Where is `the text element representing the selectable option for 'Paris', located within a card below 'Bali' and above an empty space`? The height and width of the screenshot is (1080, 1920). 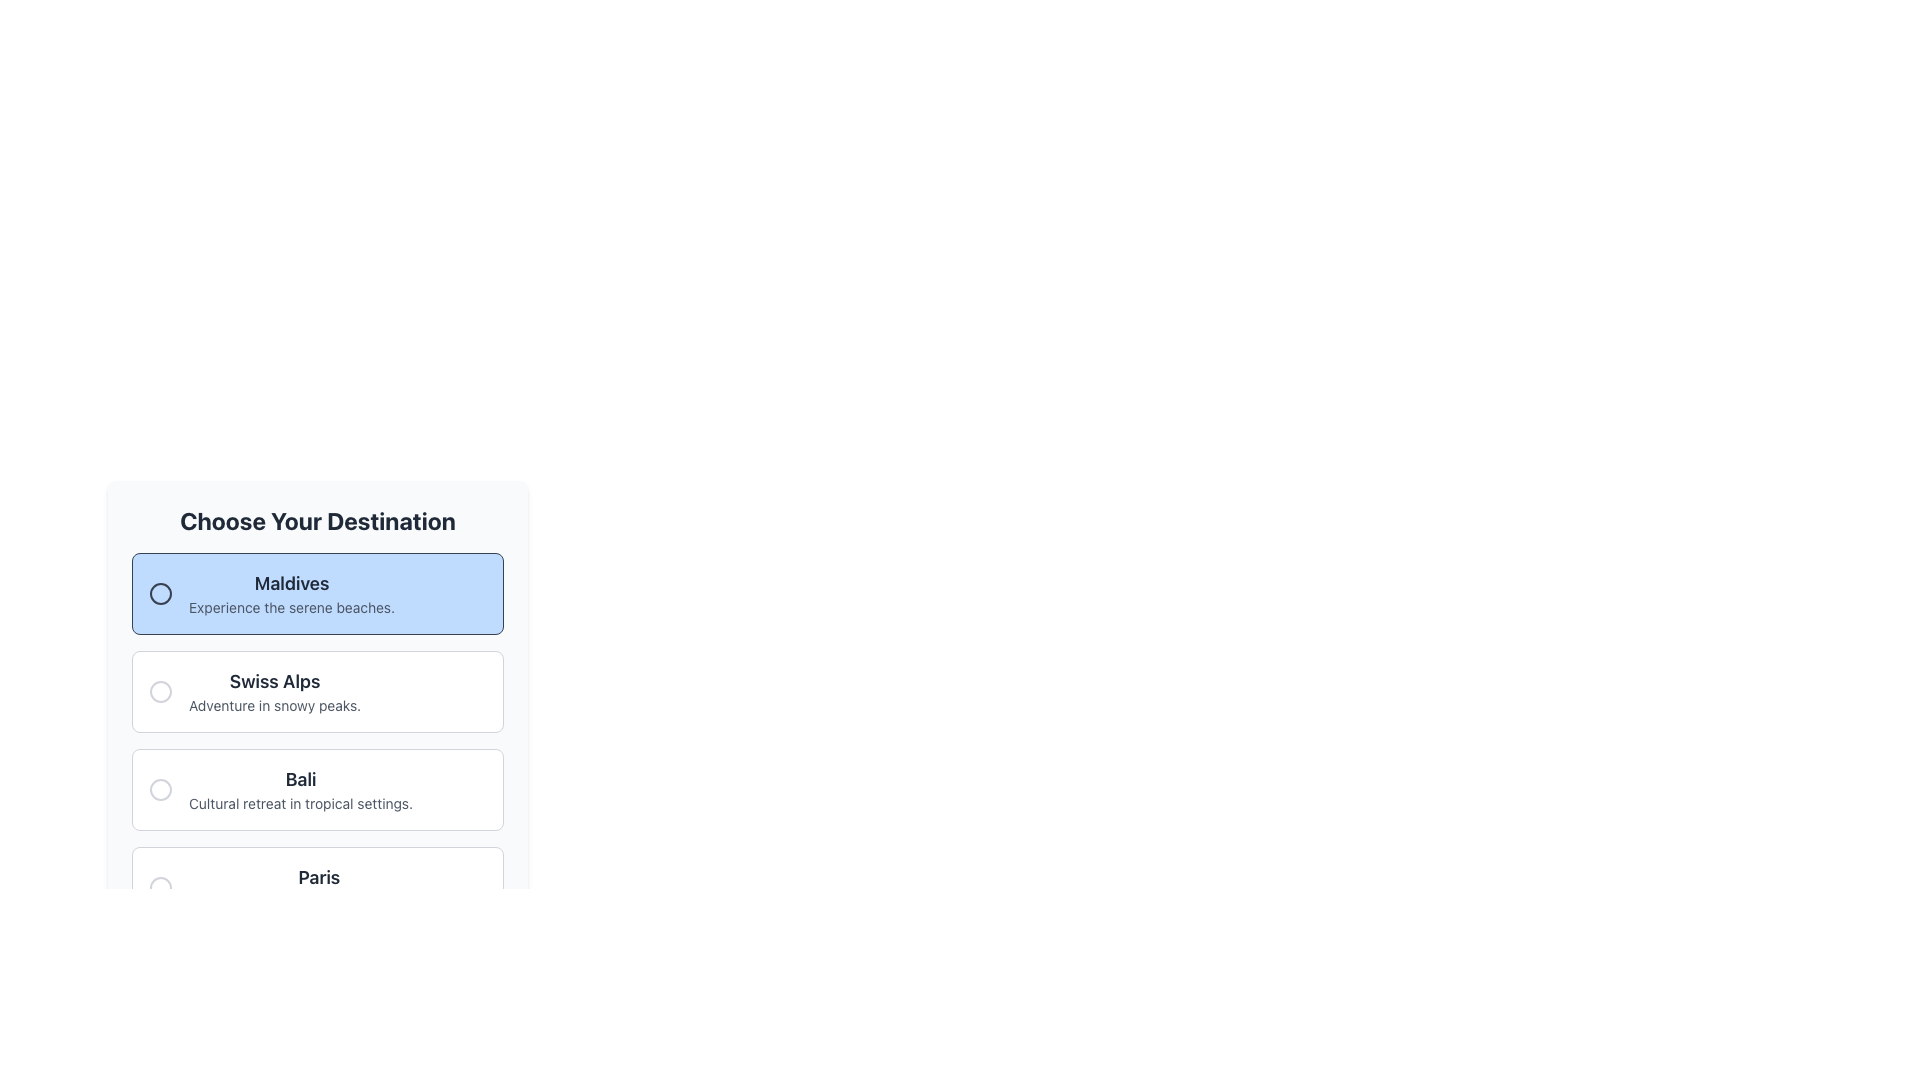 the text element representing the selectable option for 'Paris', located within a card below 'Bali' and above an empty space is located at coordinates (318, 886).